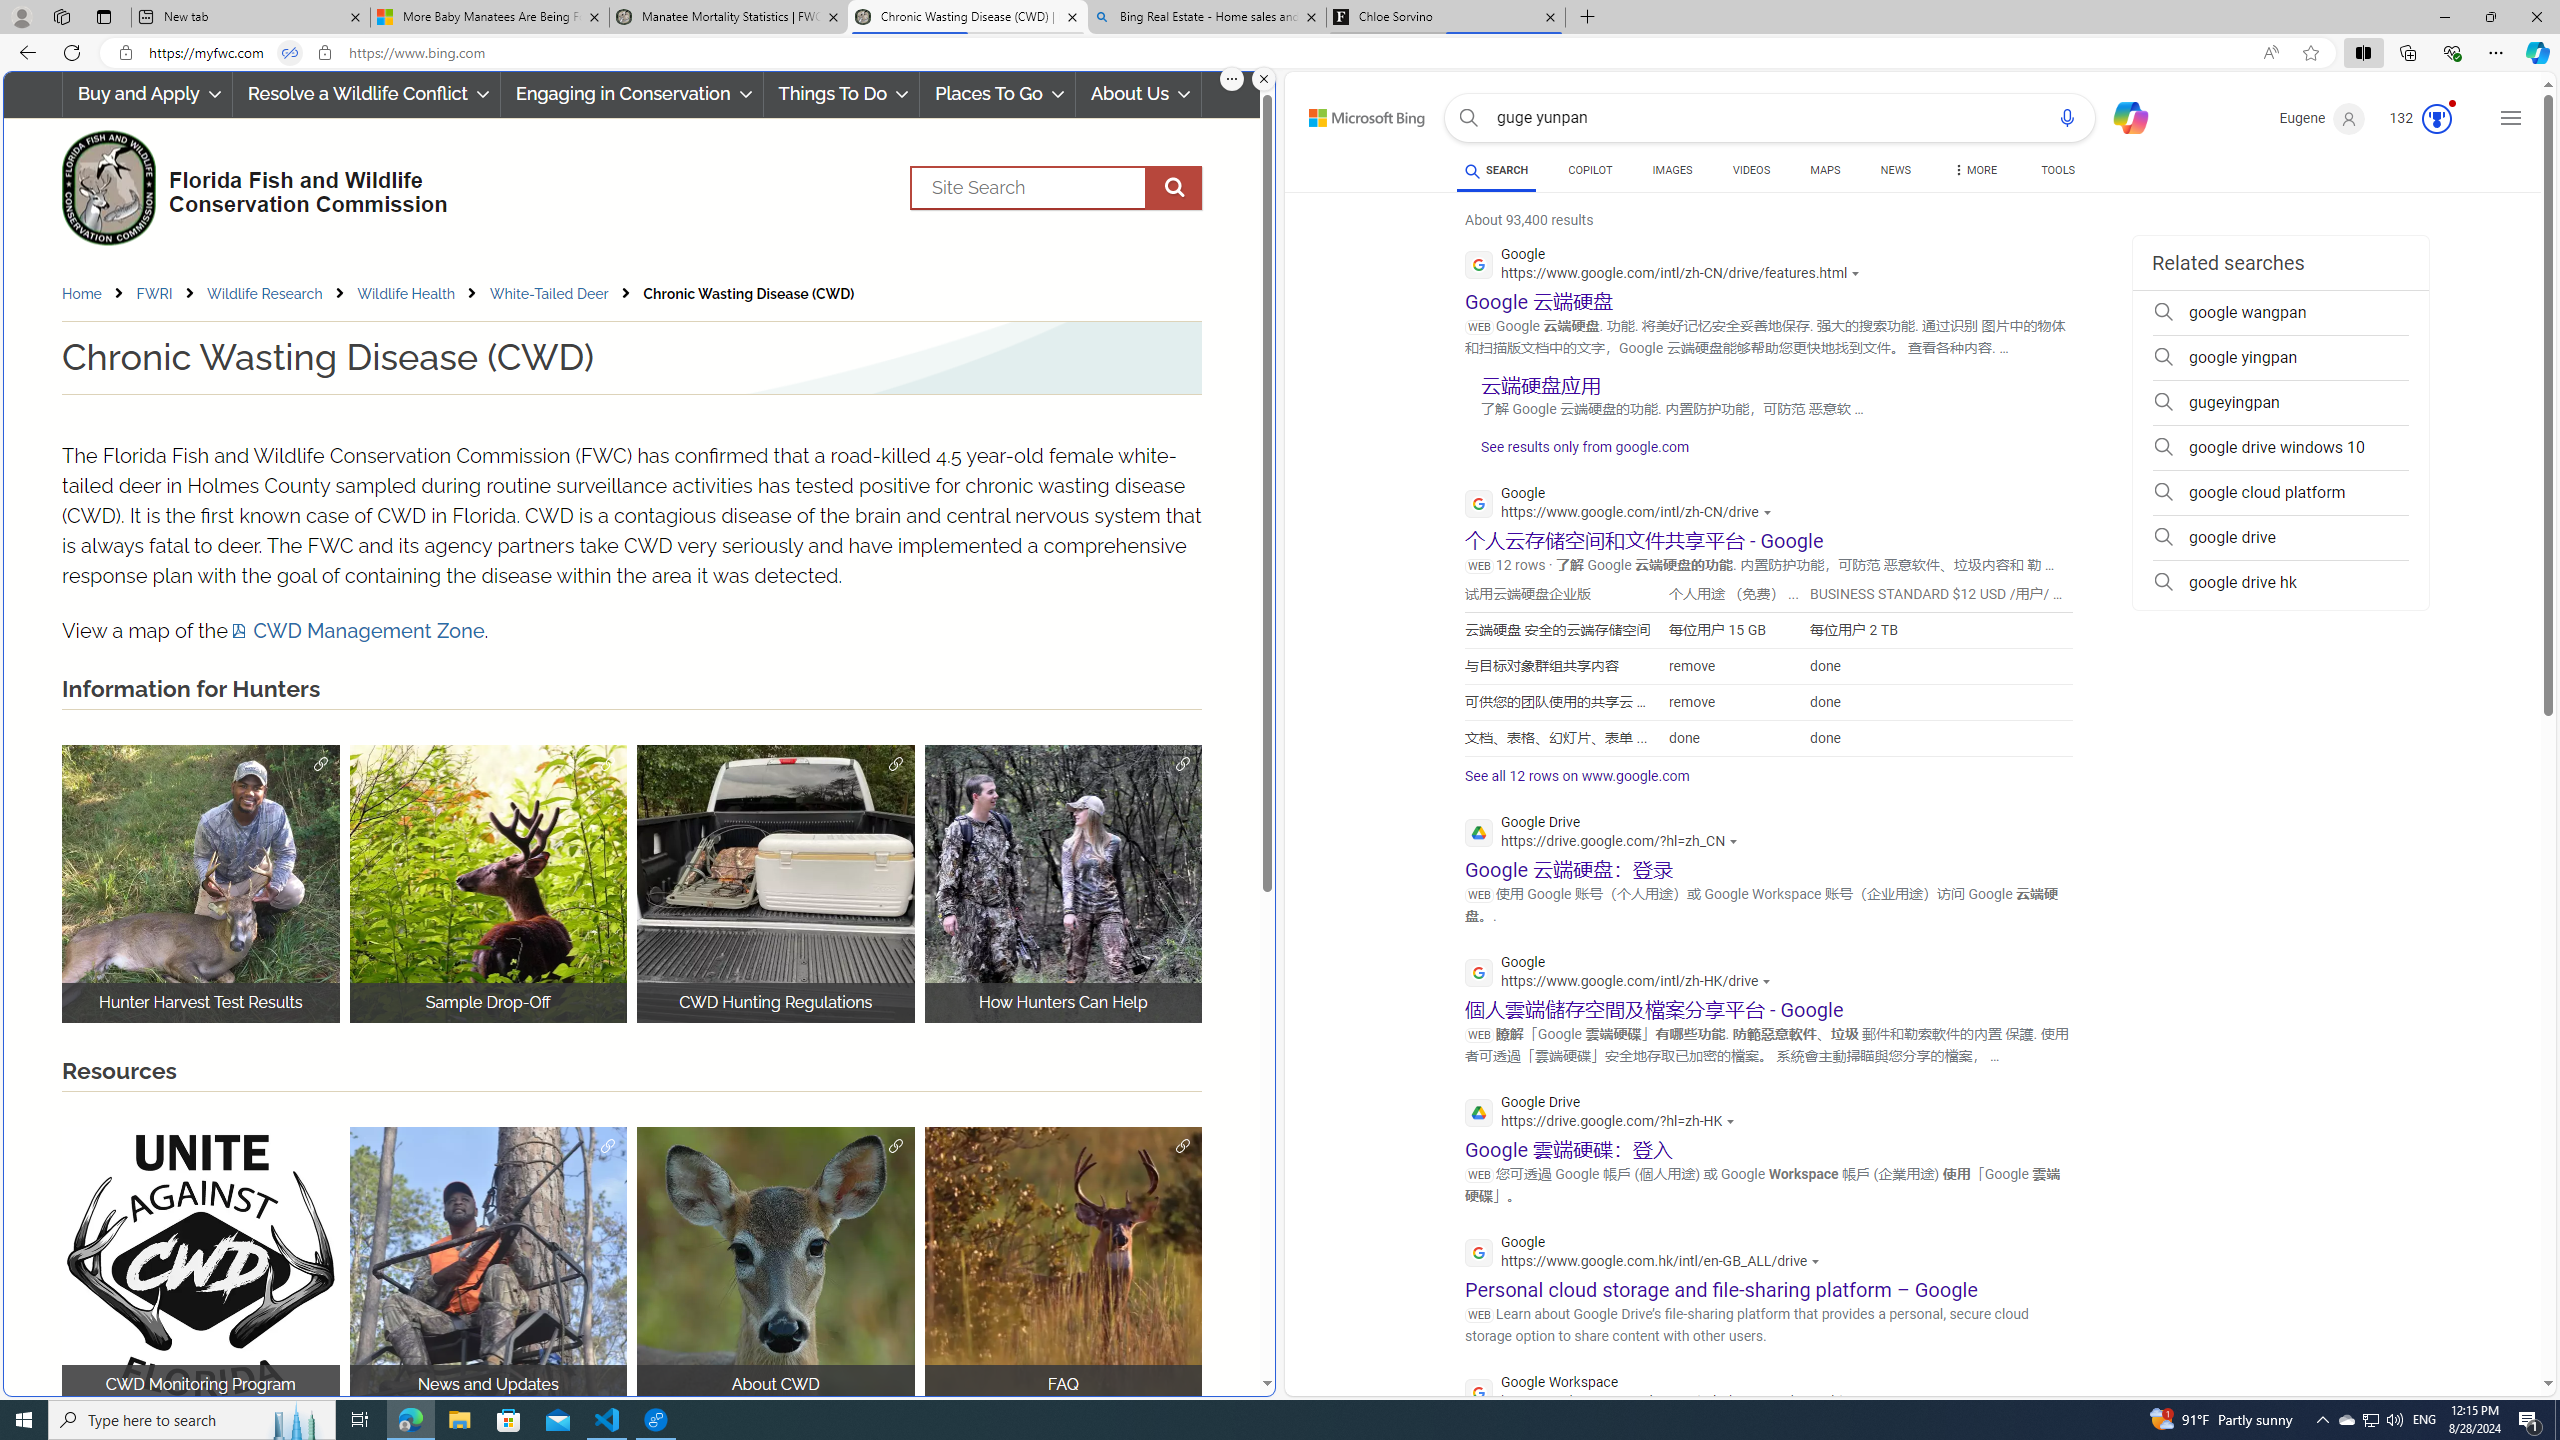  What do you see at coordinates (2058, 169) in the screenshot?
I see `'TOOLS'` at bounding box center [2058, 169].